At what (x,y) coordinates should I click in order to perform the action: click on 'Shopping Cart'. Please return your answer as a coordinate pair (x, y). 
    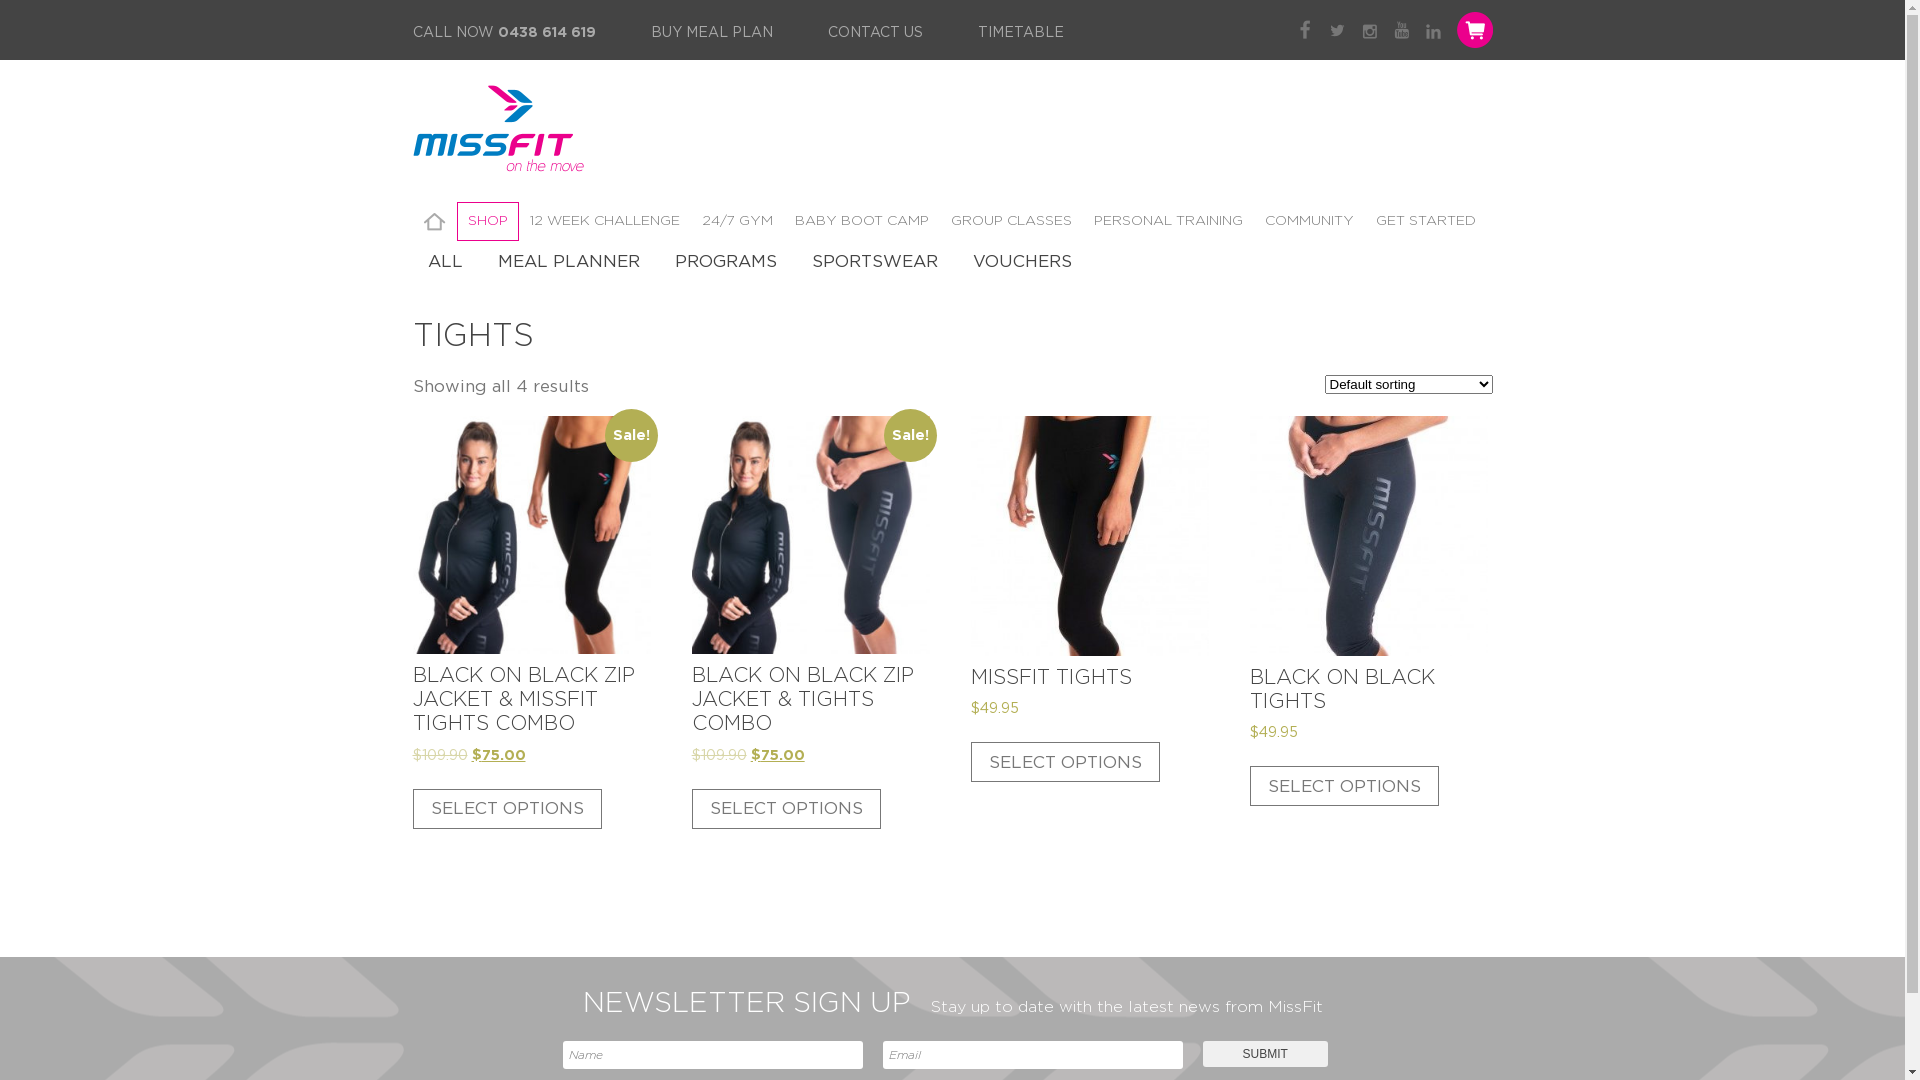
    Looking at the image, I should click on (1472, 30).